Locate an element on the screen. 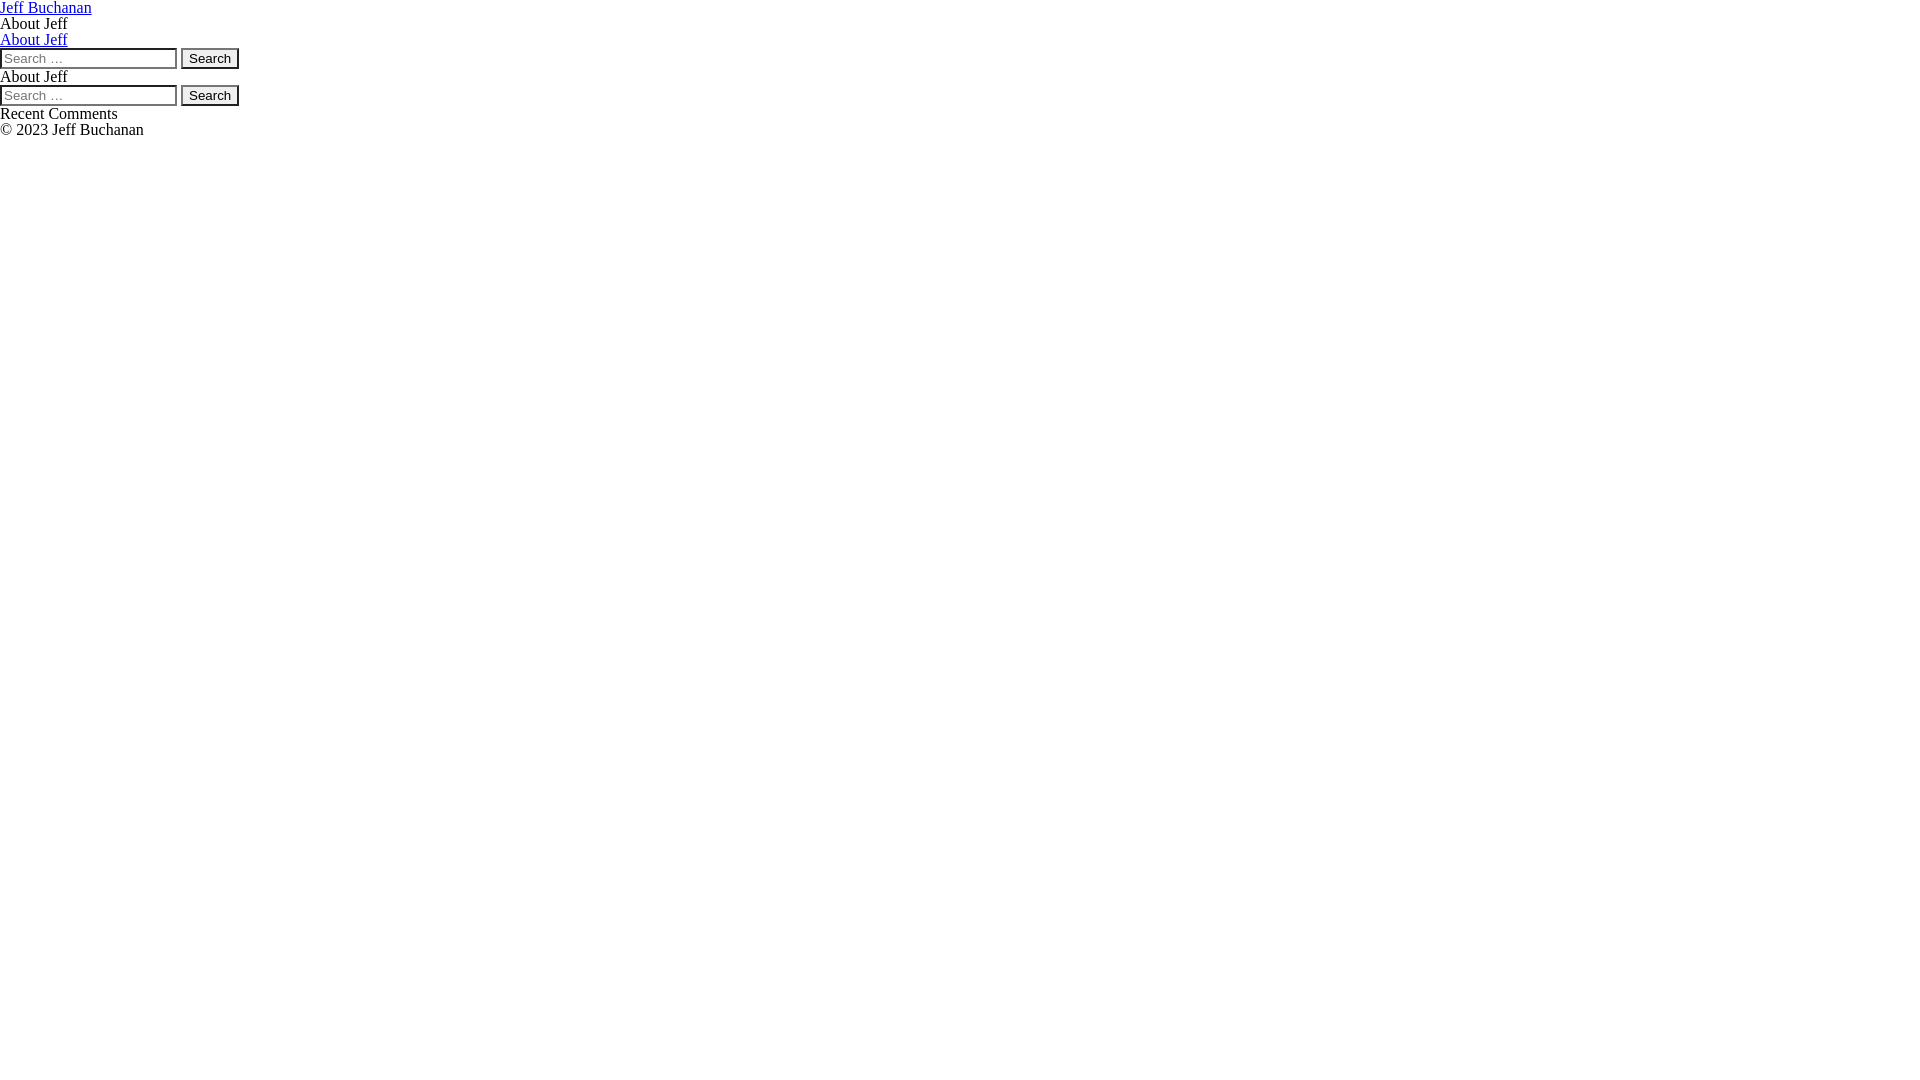 This screenshot has height=1080, width=1920. 'About Jeff' is located at coordinates (33, 39).